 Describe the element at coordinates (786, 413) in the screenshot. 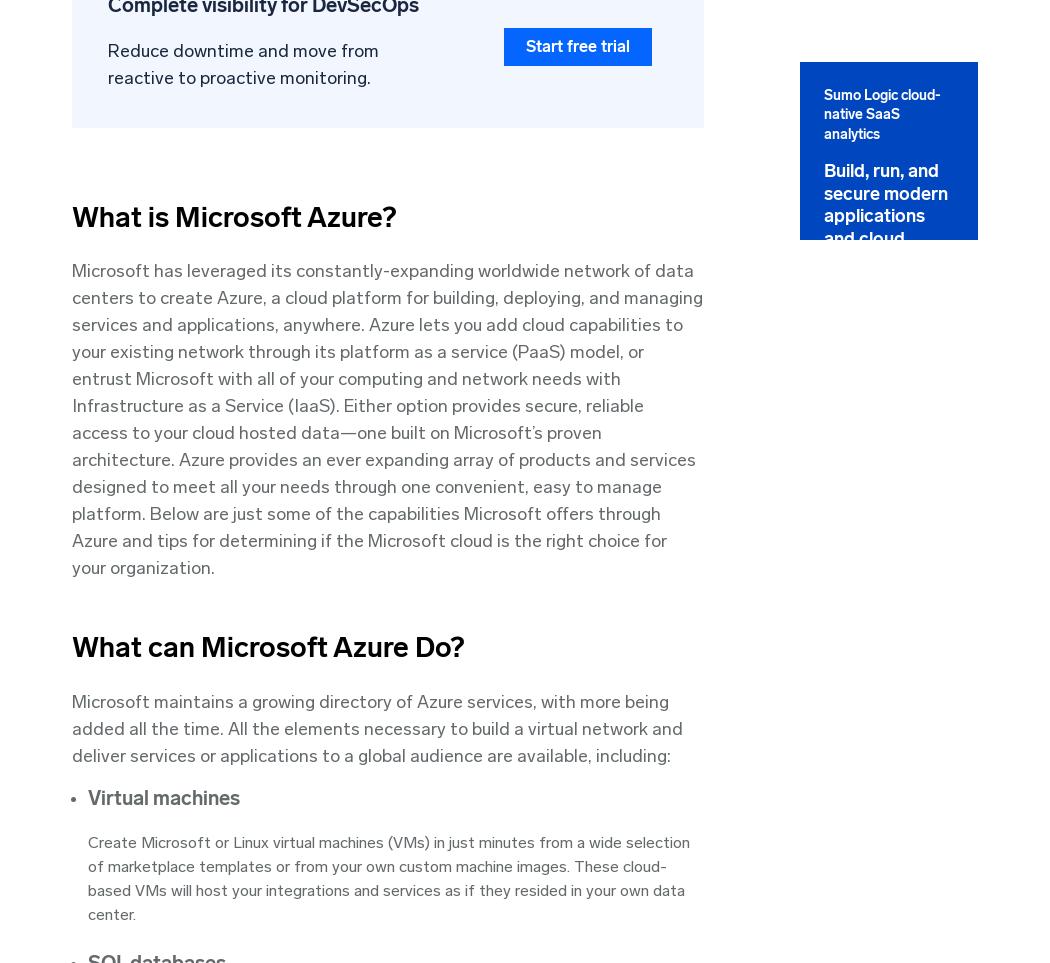

I see `'Cloud Log Management'` at that location.